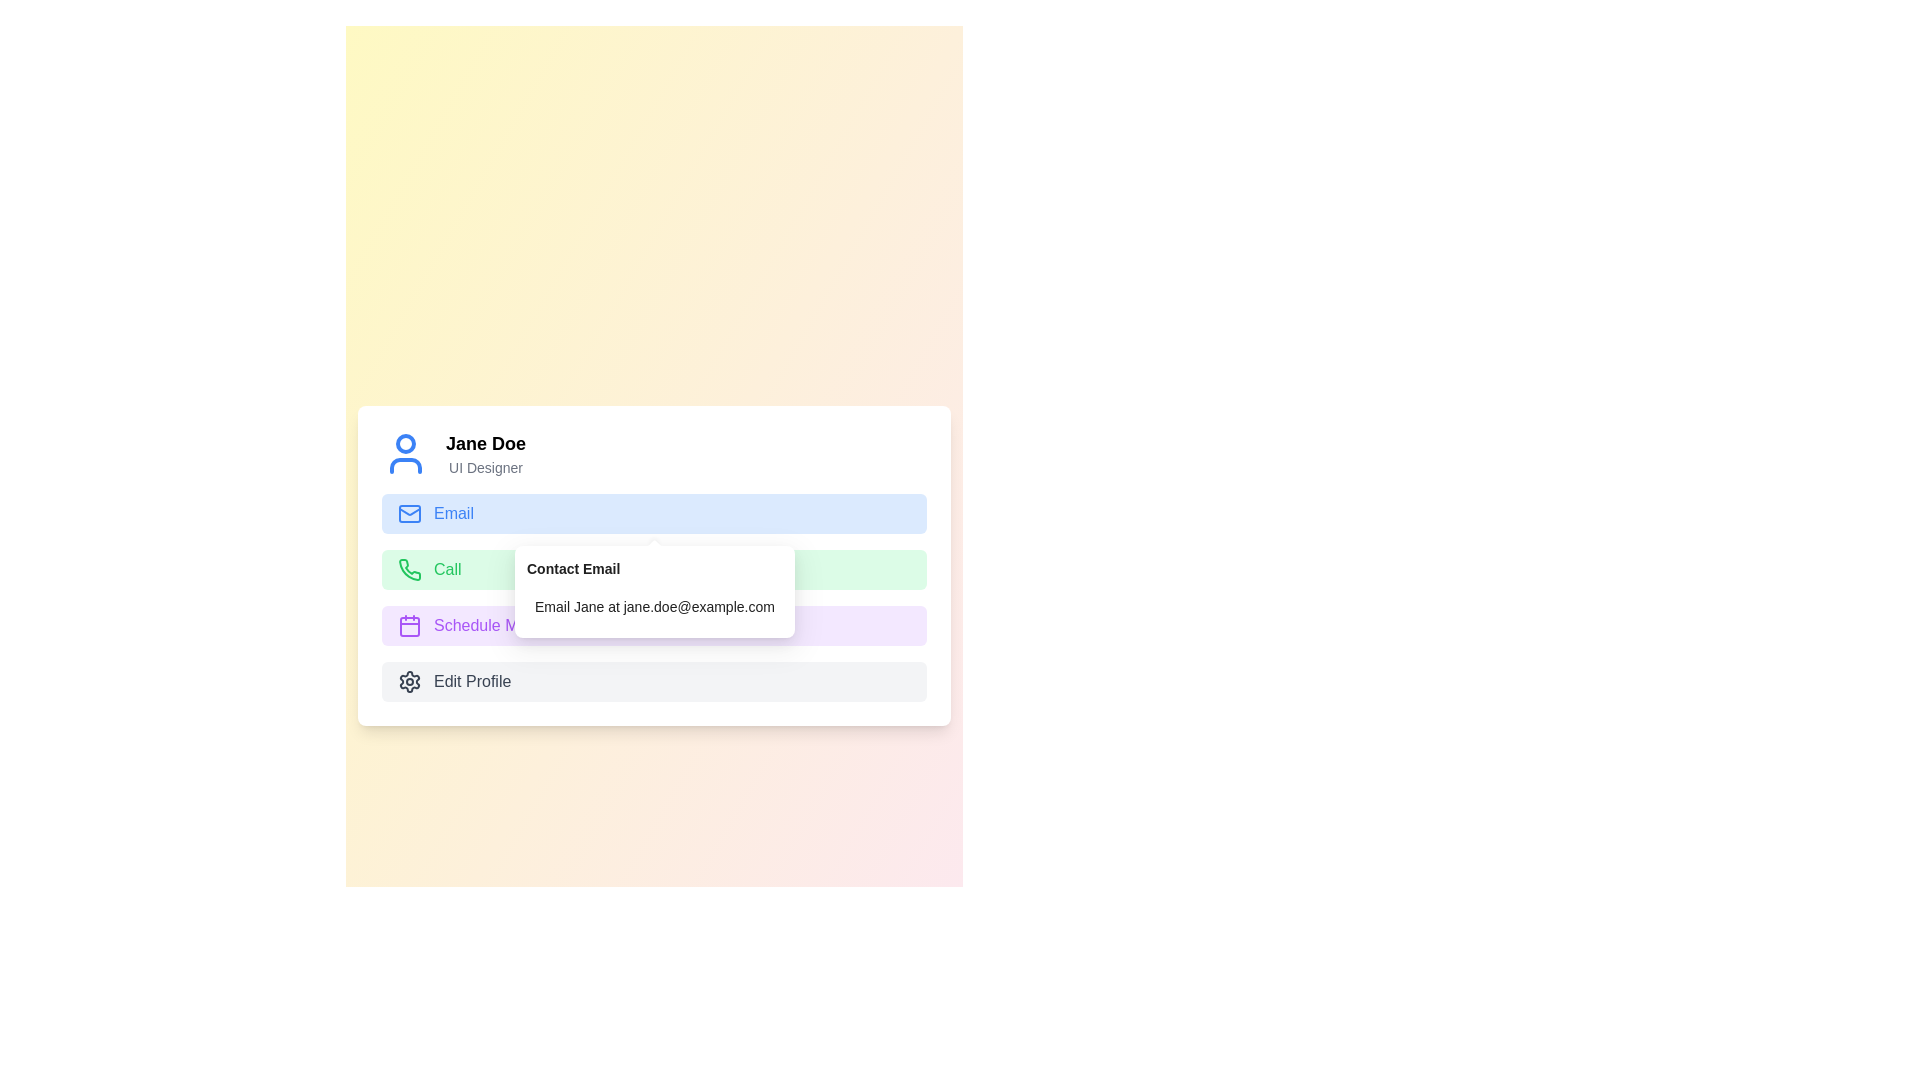  Describe the element at coordinates (654, 512) in the screenshot. I see `the email-related button located below the user name and designation section` at that location.